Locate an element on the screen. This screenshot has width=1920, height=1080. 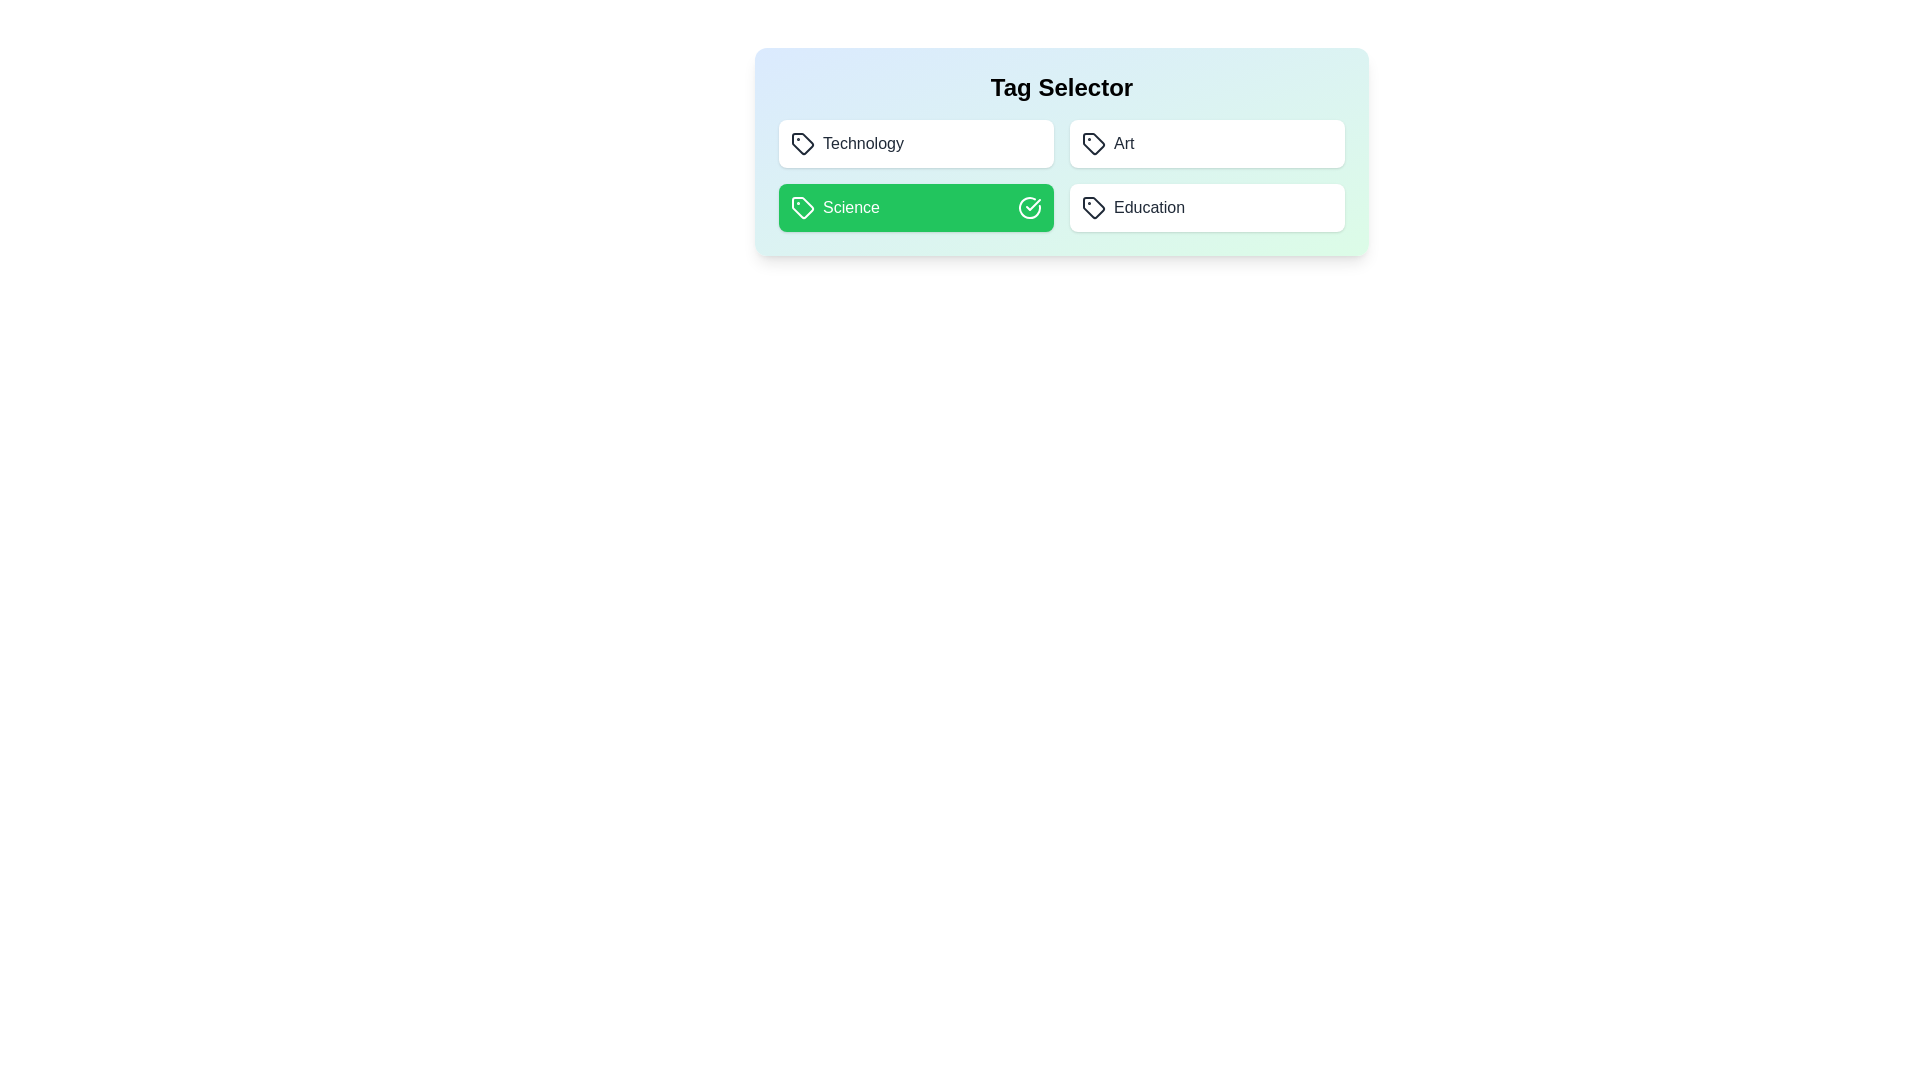
the tag Science by clicking on it is located at coordinates (915, 208).